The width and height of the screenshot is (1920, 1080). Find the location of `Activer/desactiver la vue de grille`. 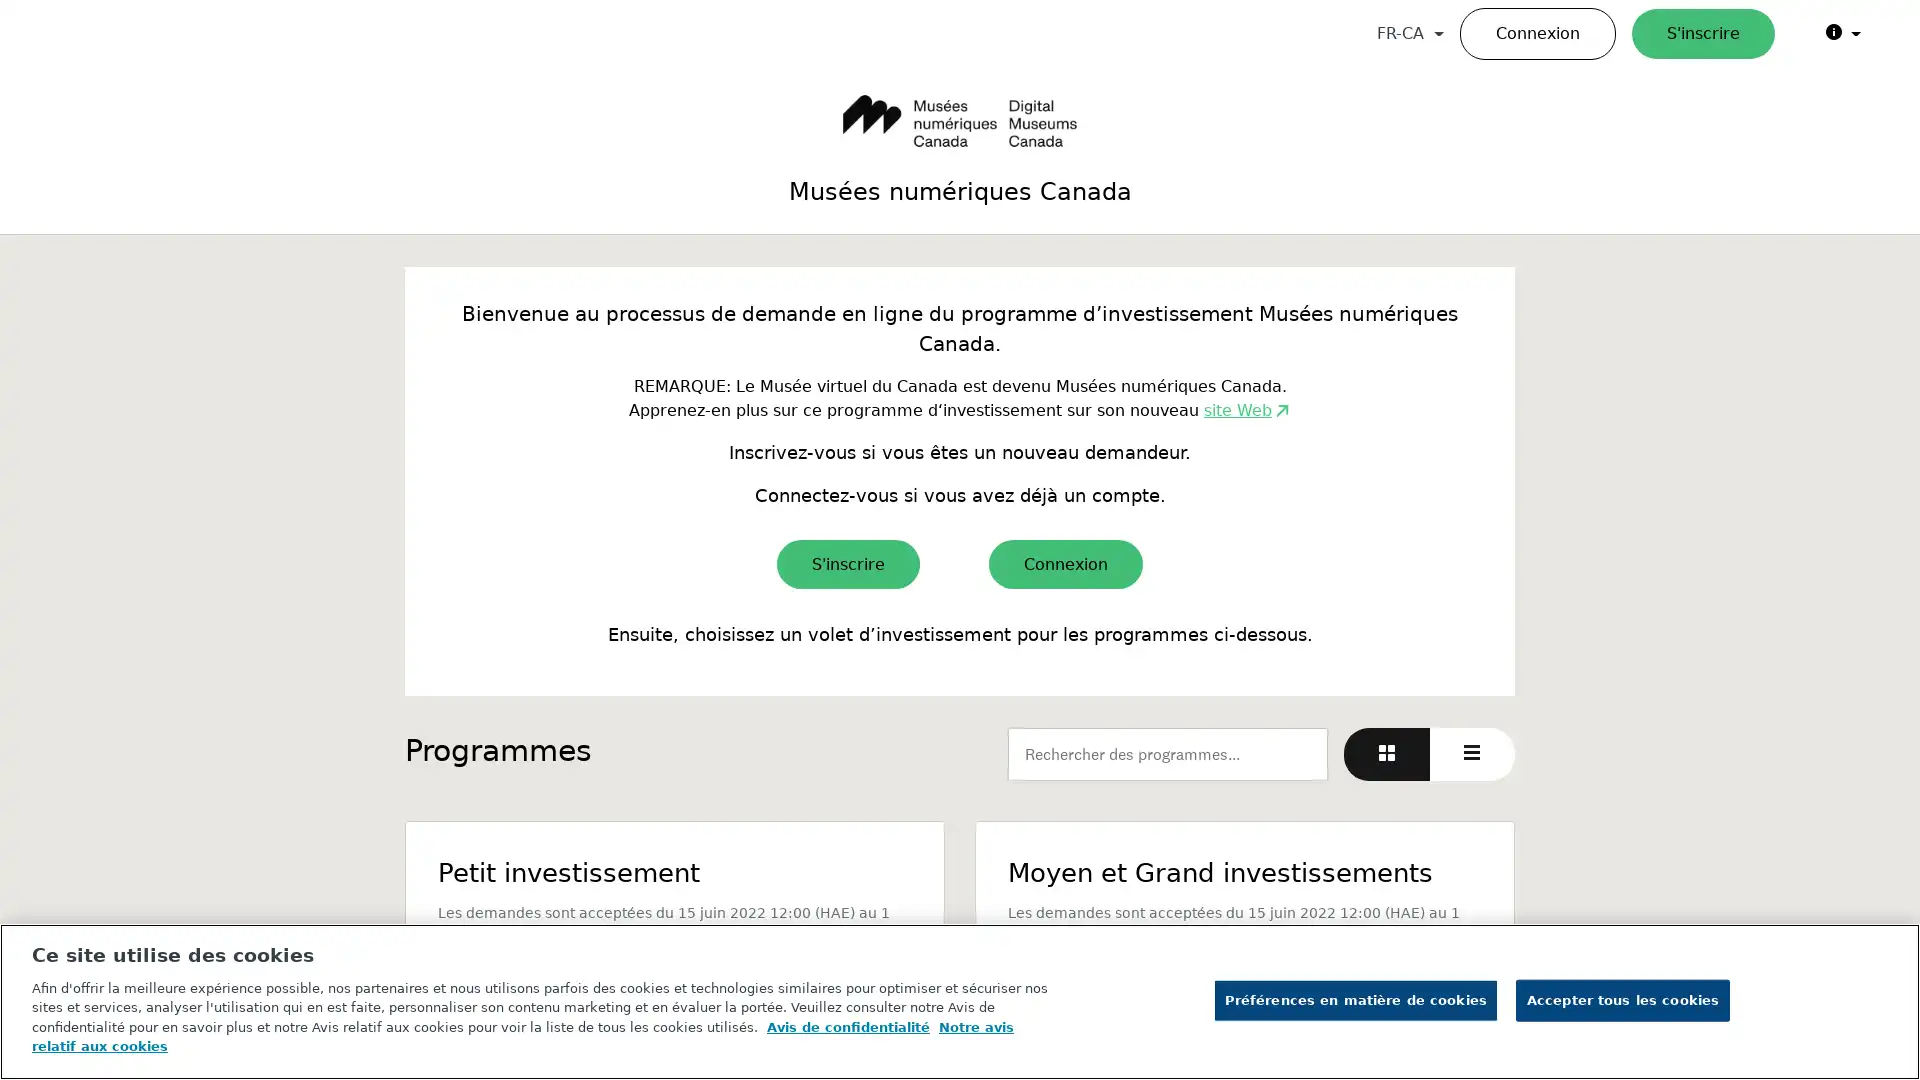

Activer/desactiver la vue de grille is located at coordinates (1386, 754).